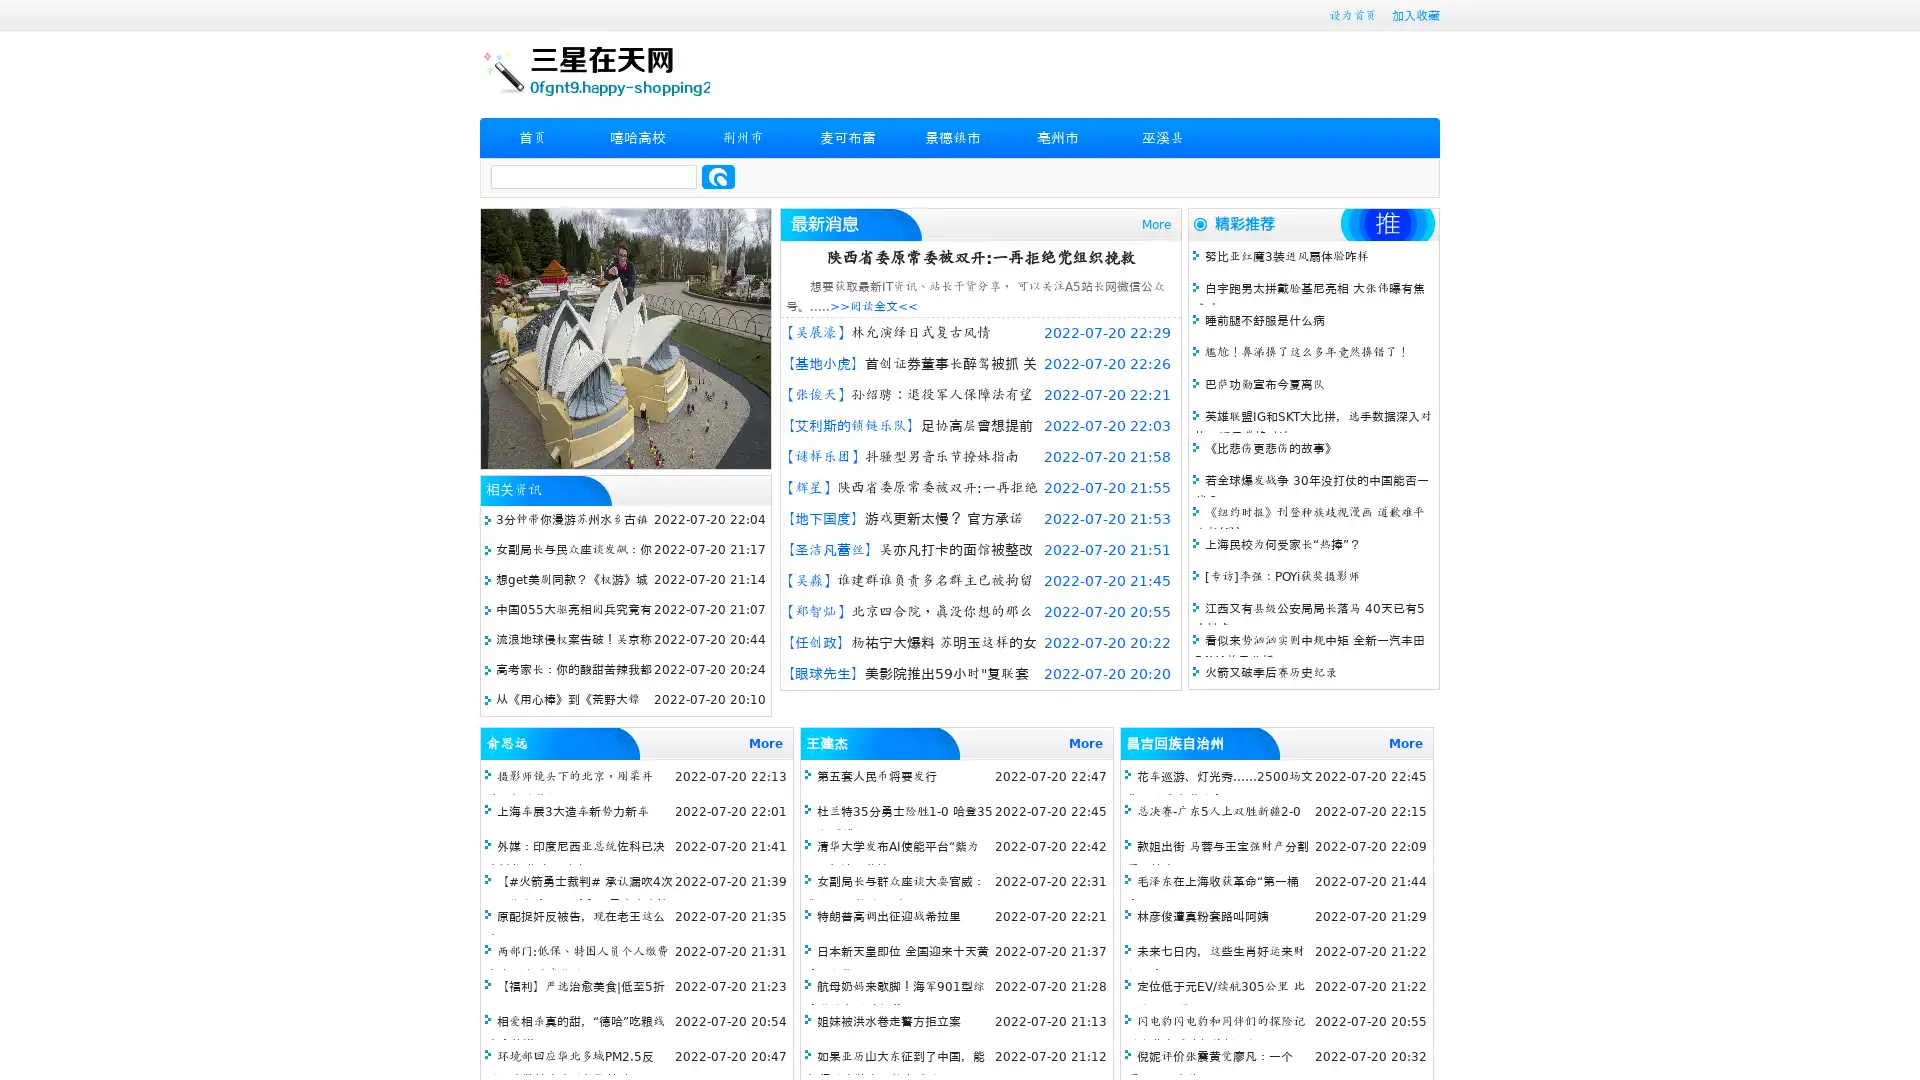 This screenshot has height=1080, width=1920. What do you see at coordinates (718, 176) in the screenshot?
I see `Search` at bounding box center [718, 176].